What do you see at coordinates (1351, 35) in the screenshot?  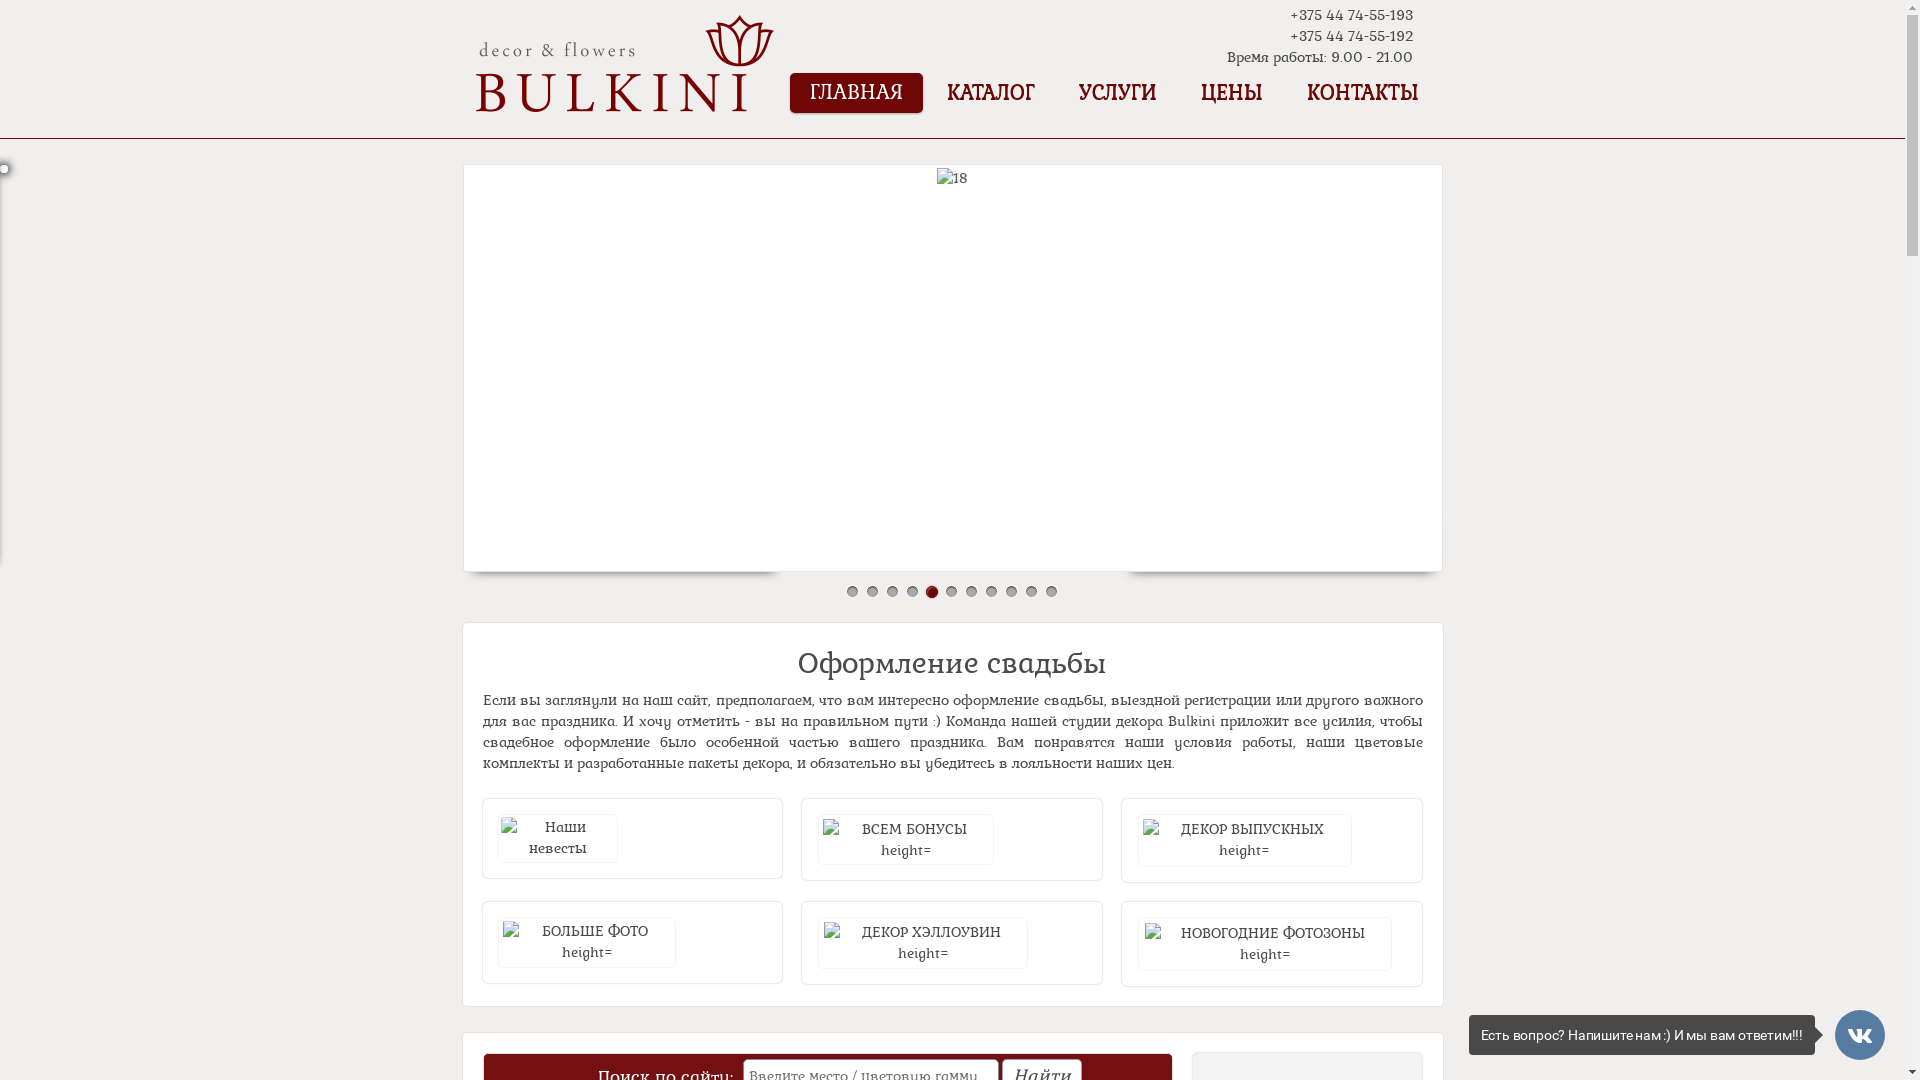 I see `'+375 44 74-55-192'` at bounding box center [1351, 35].